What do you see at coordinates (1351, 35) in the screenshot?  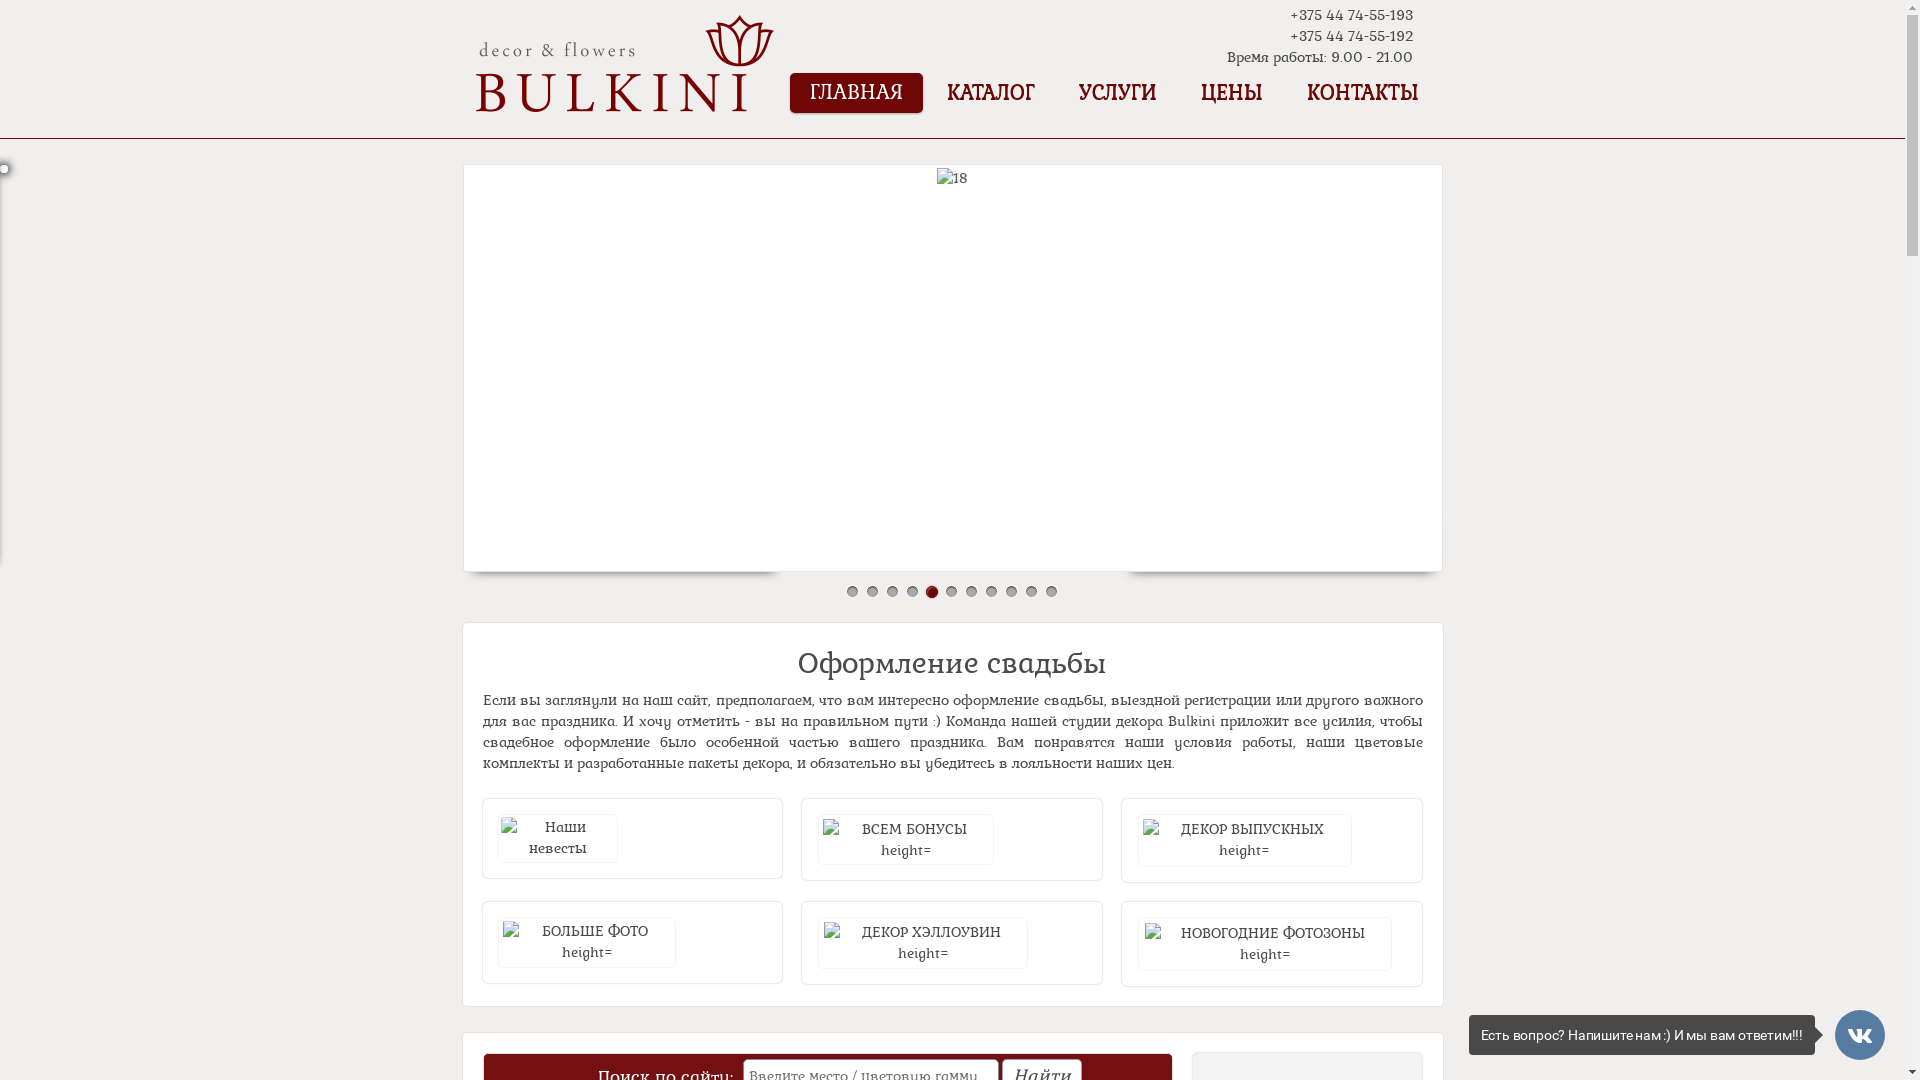 I see `'+375 44 74-55-192'` at bounding box center [1351, 35].